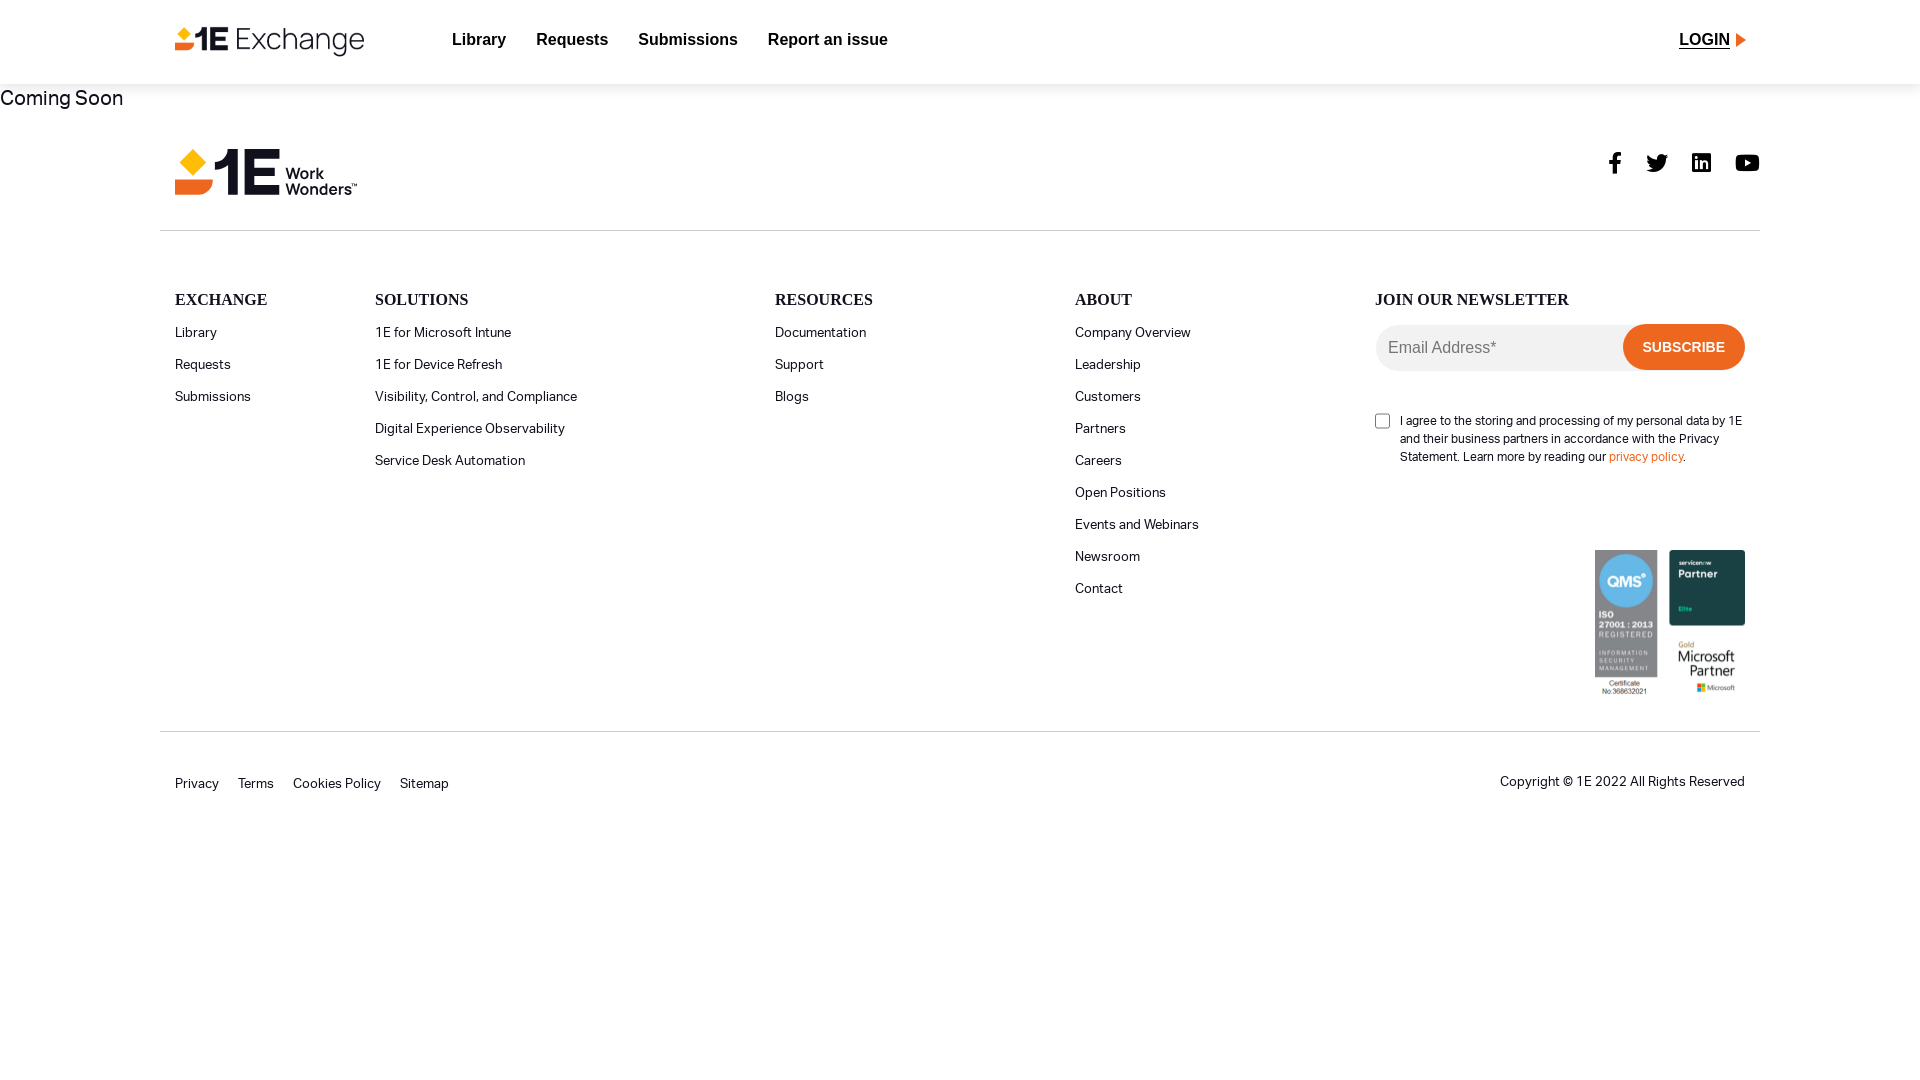  I want to click on 'Contact', so click(1098, 588).